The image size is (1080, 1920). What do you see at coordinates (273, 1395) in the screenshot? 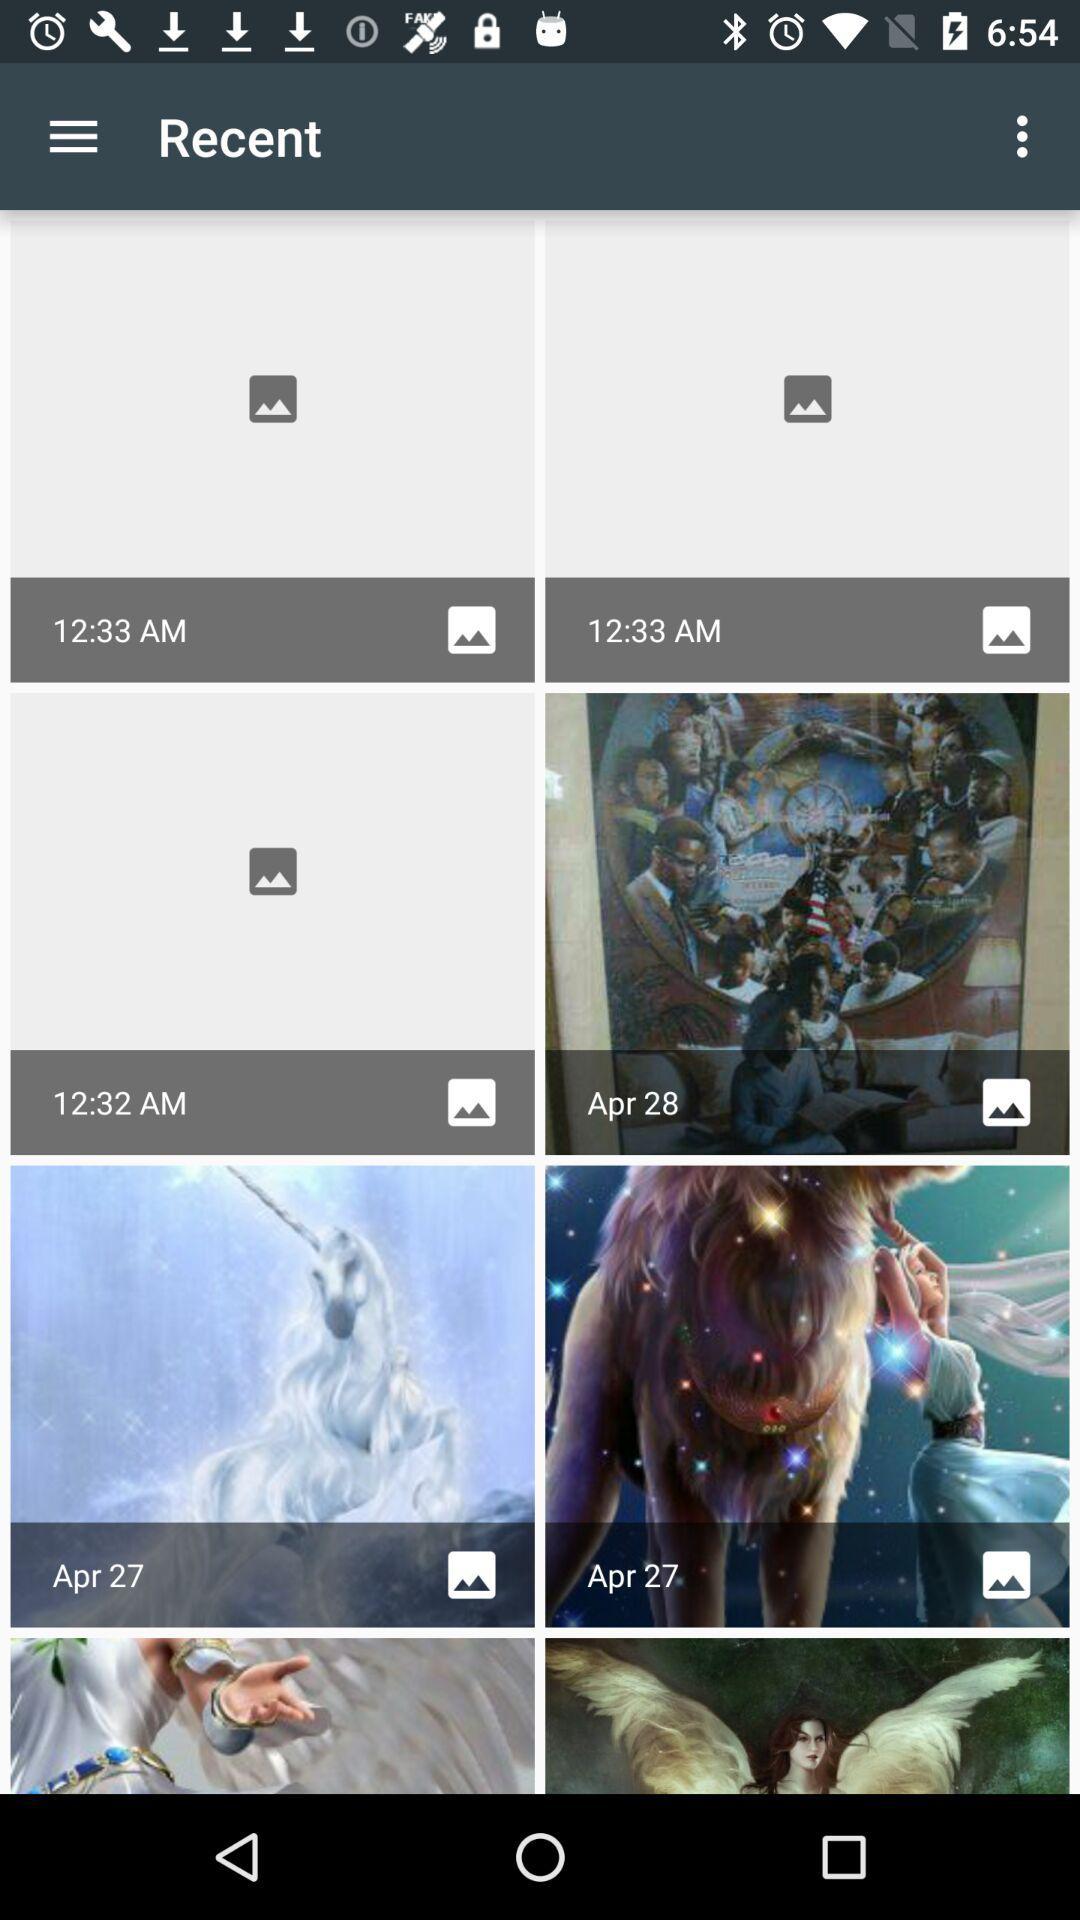
I see `the first image in third row from left` at bounding box center [273, 1395].